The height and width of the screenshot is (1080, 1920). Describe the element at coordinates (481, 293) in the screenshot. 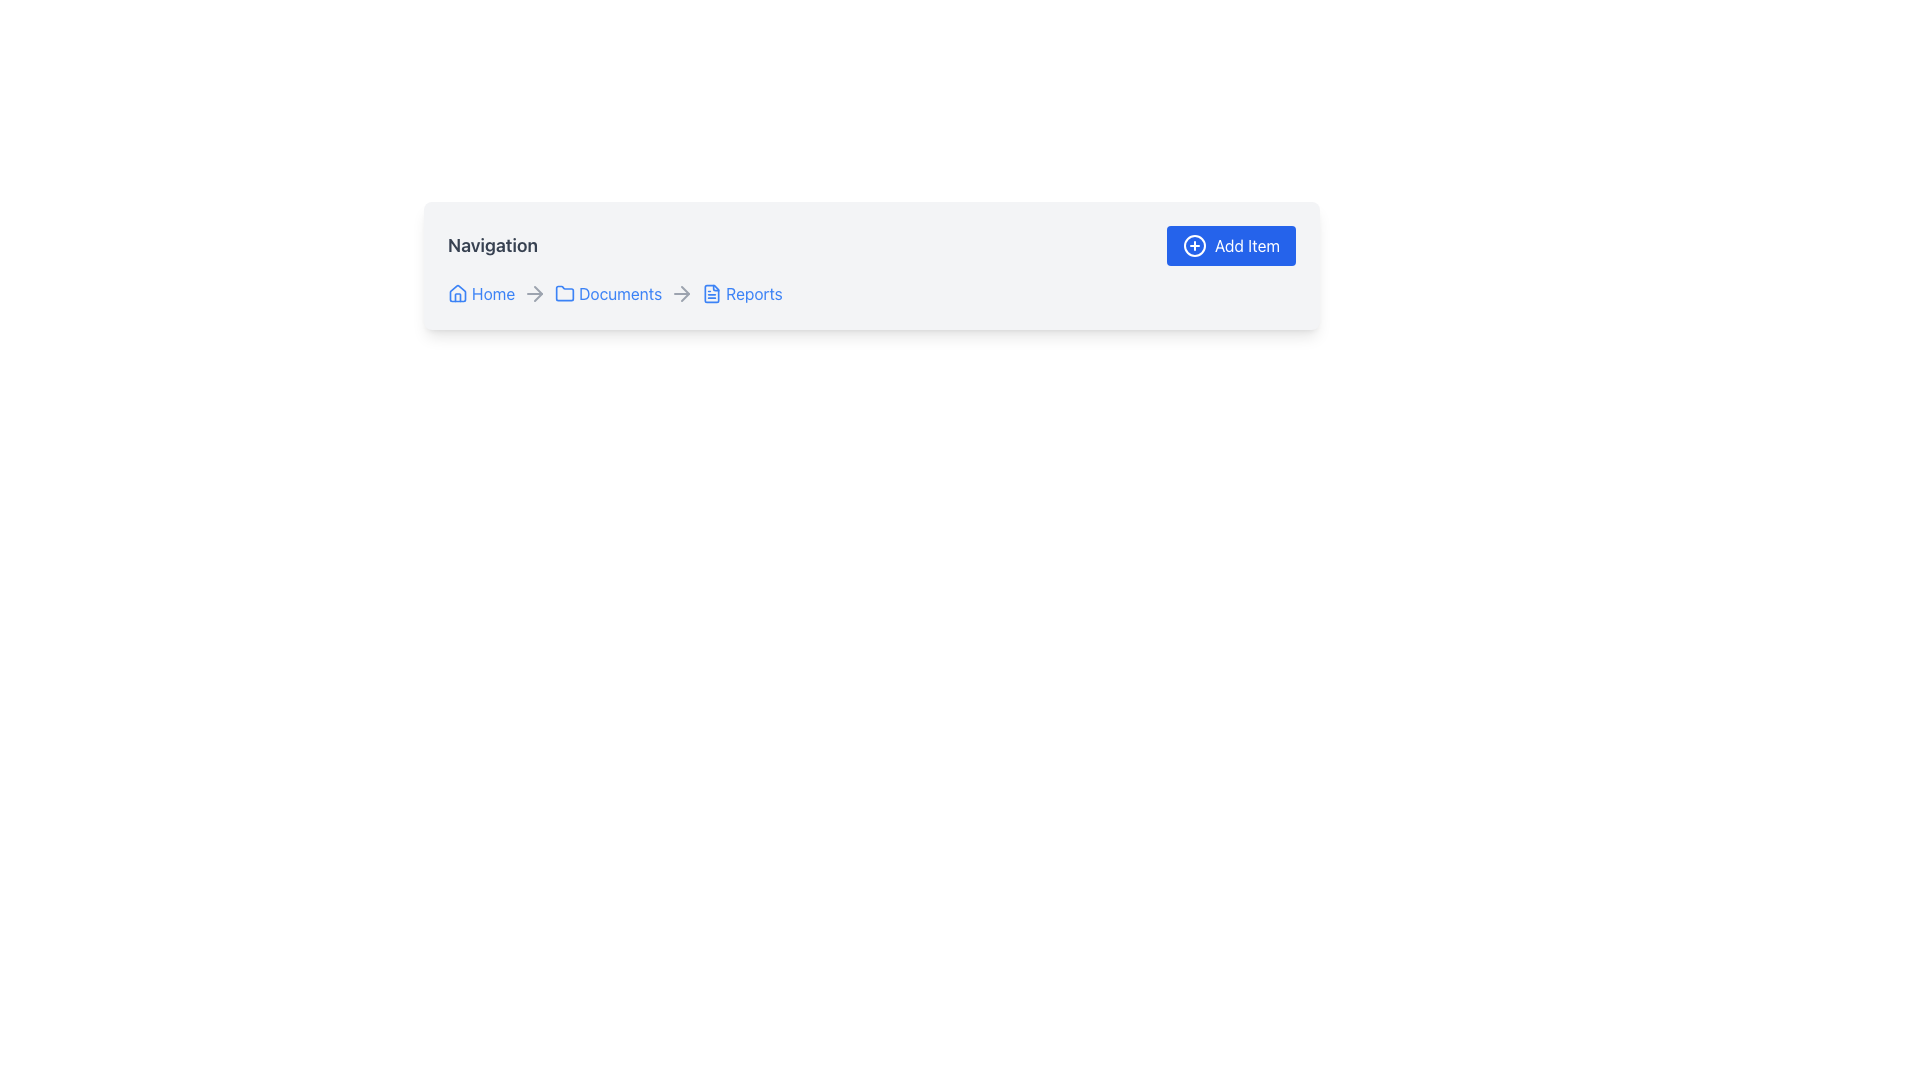

I see `the 'Home' link in the breadcrumb navigation menu, which is styled with light blue color and underlined text` at that location.